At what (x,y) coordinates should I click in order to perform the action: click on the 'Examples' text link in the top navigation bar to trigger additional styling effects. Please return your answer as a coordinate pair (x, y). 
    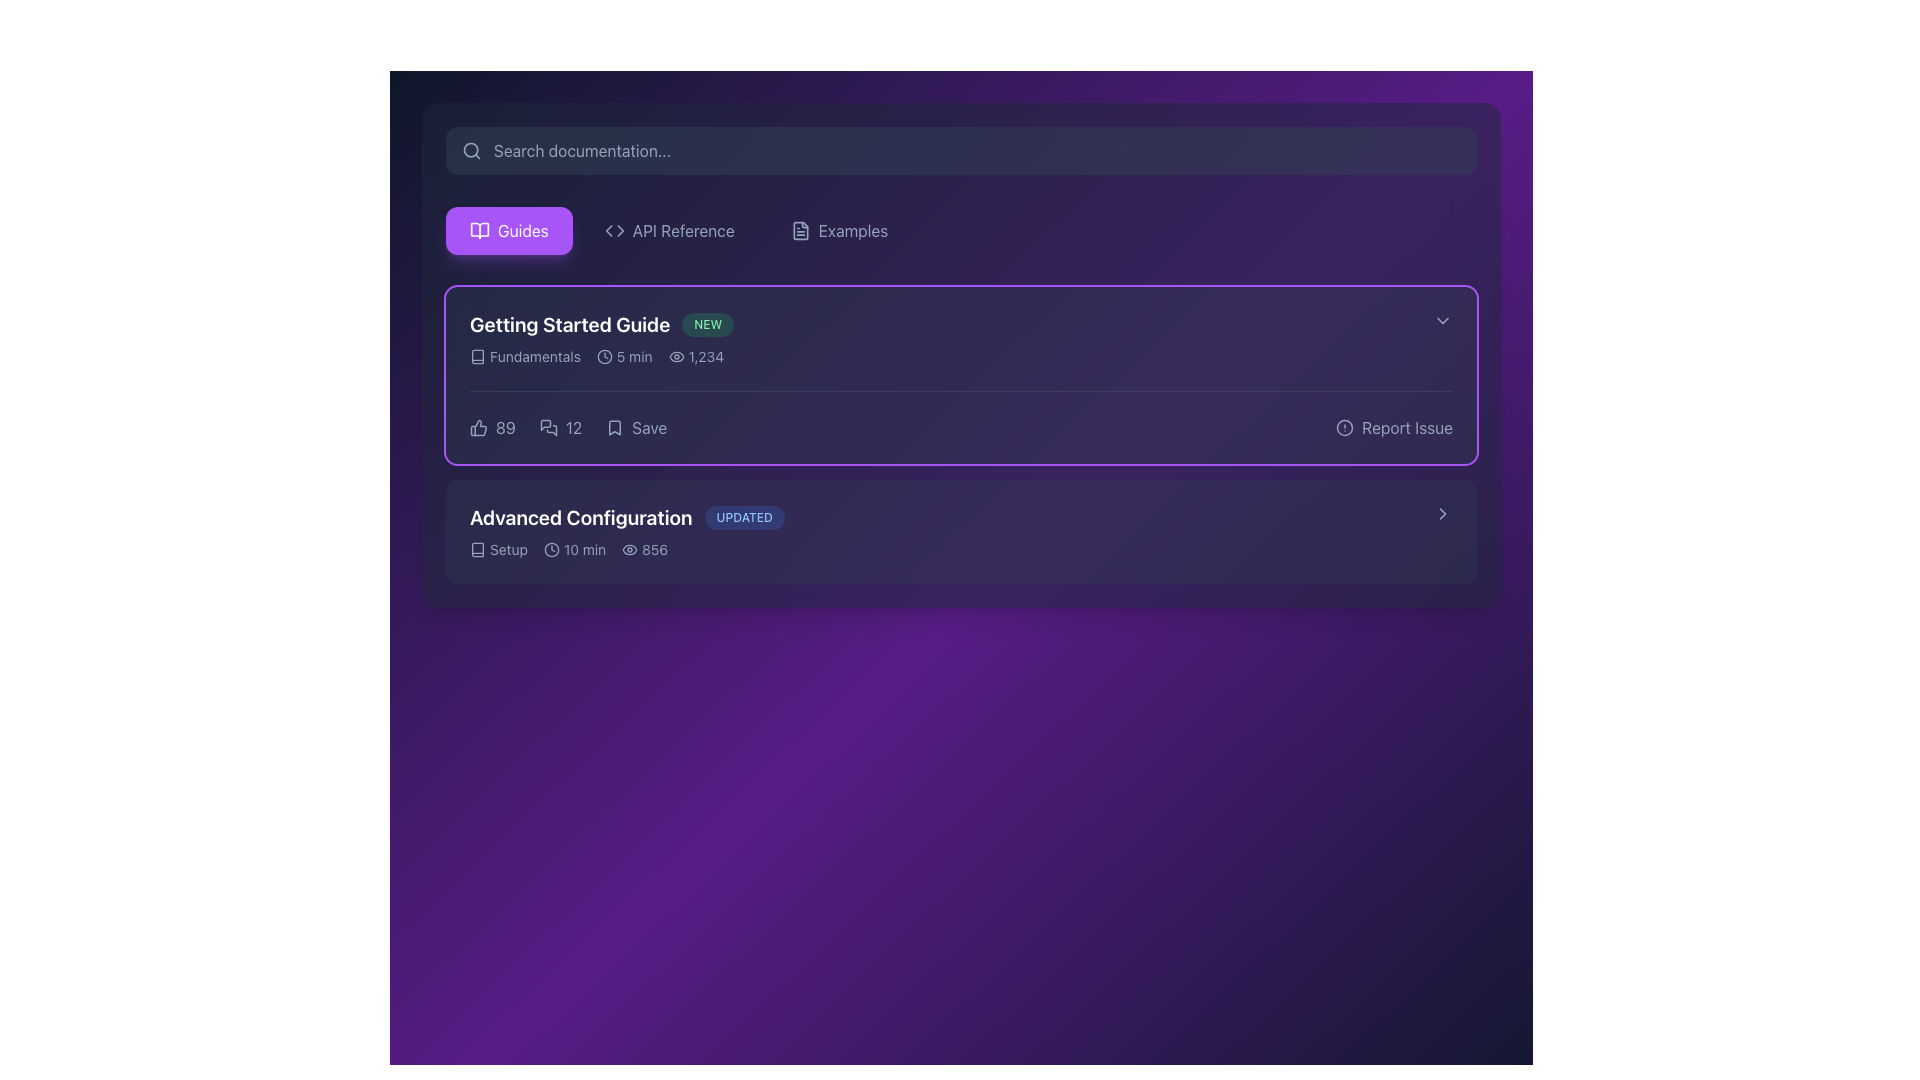
    Looking at the image, I should click on (853, 230).